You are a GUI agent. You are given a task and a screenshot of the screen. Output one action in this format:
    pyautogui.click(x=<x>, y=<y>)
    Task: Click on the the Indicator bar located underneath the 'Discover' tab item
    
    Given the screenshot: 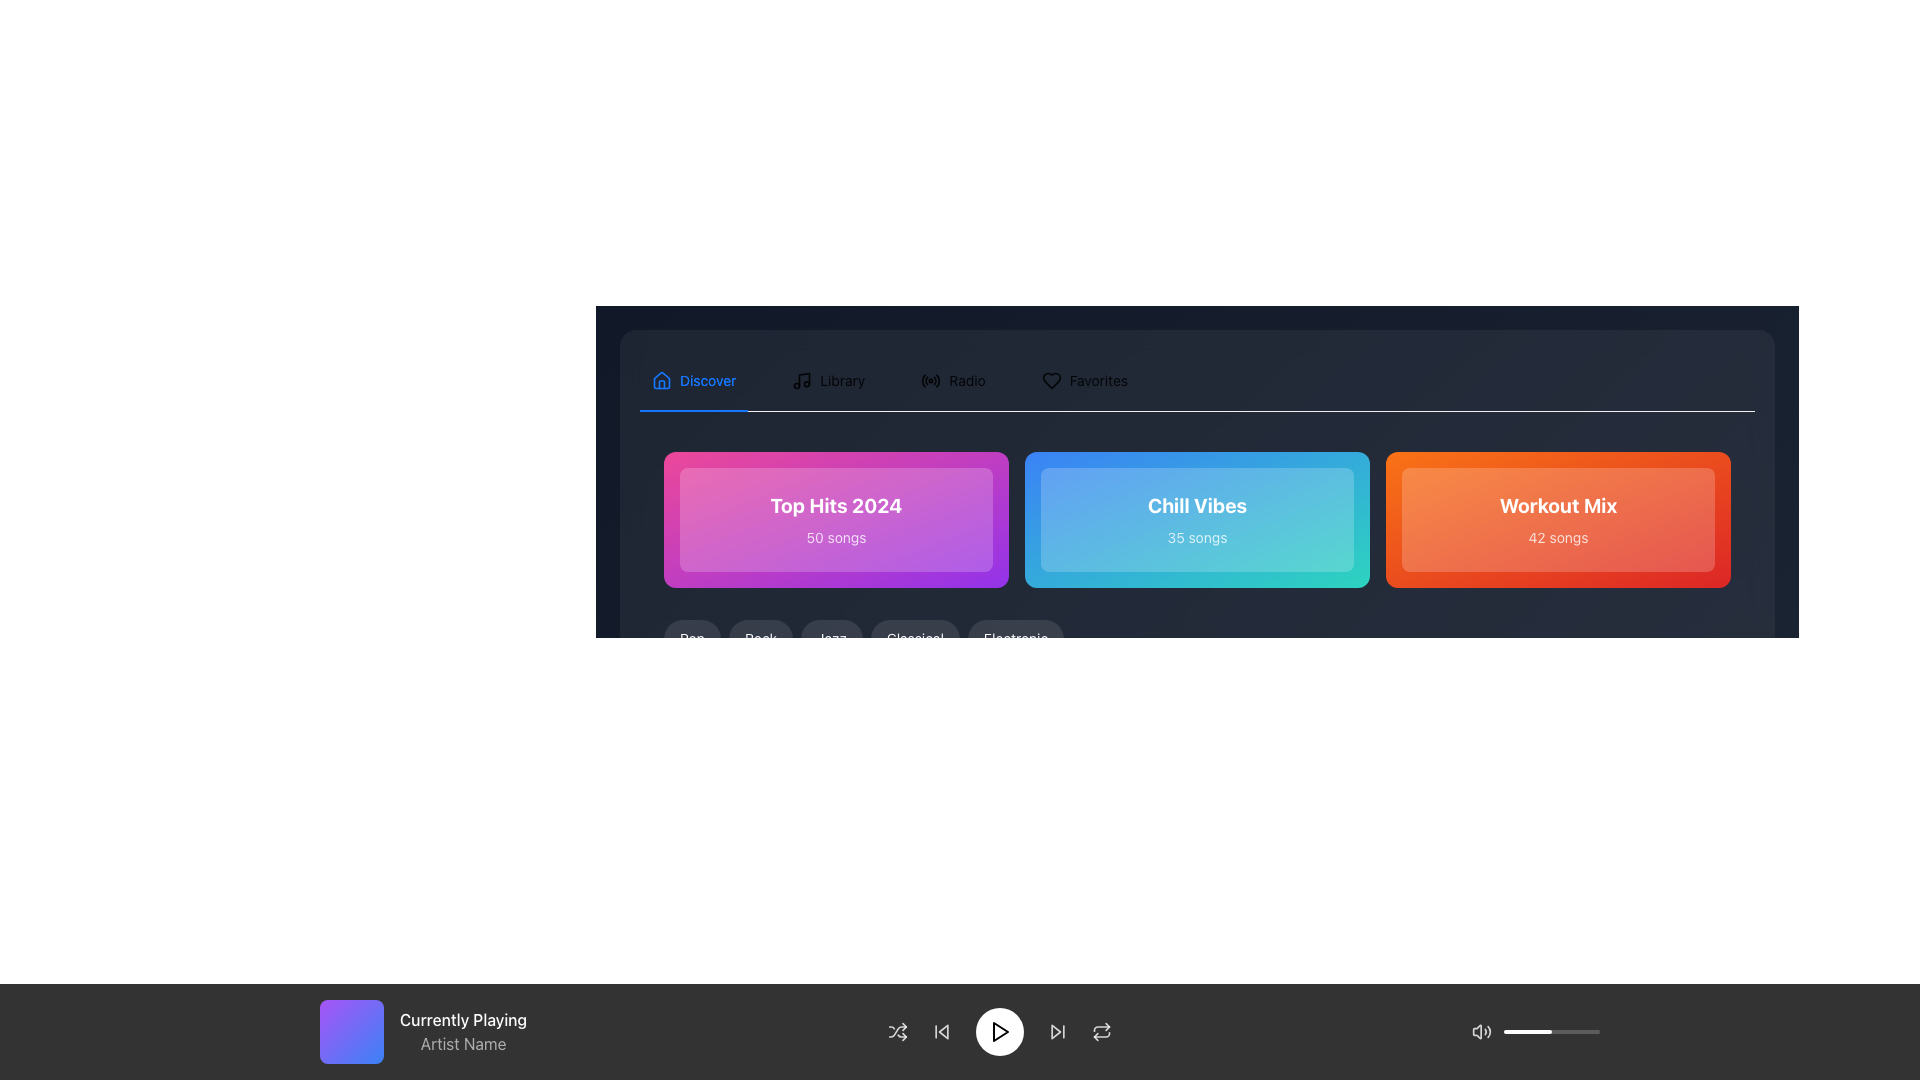 What is the action you would take?
    pyautogui.click(x=694, y=410)
    